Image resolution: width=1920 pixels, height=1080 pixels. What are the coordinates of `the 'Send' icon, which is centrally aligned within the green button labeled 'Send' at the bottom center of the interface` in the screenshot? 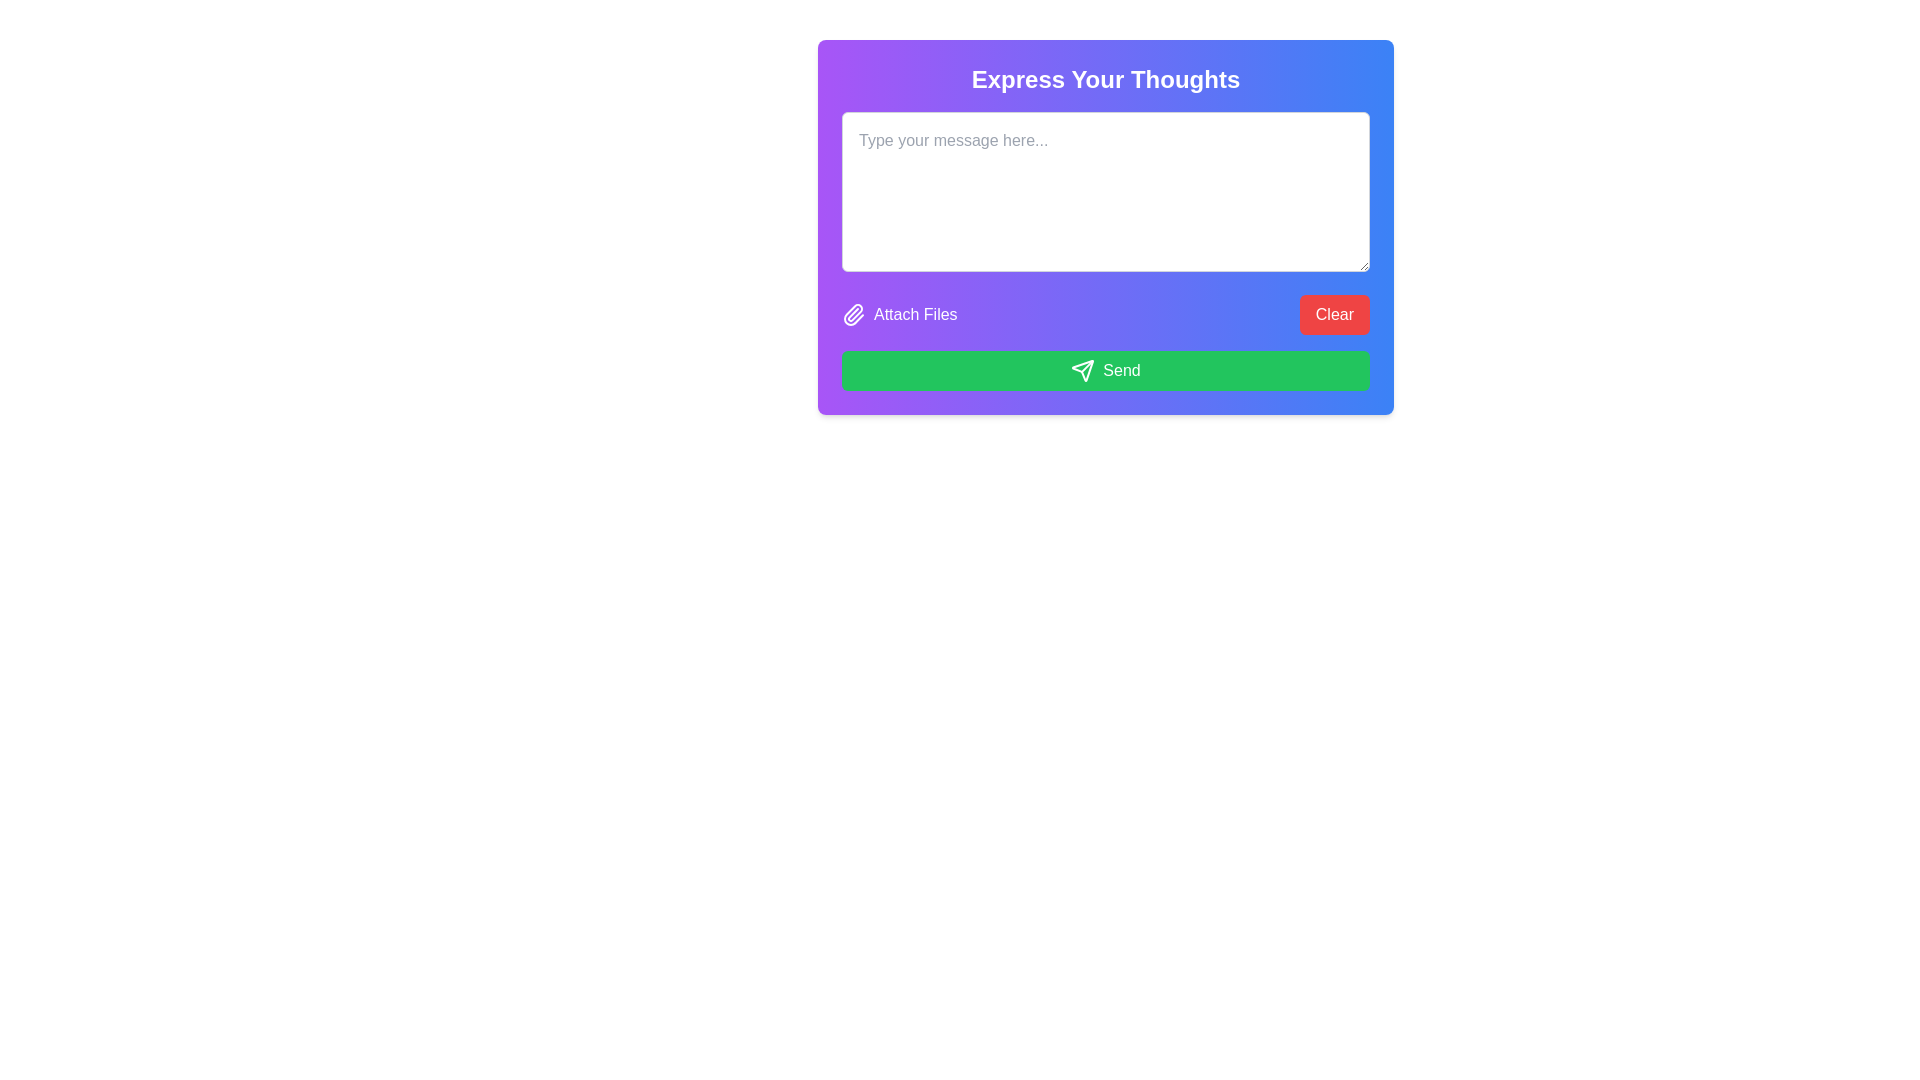 It's located at (1082, 370).